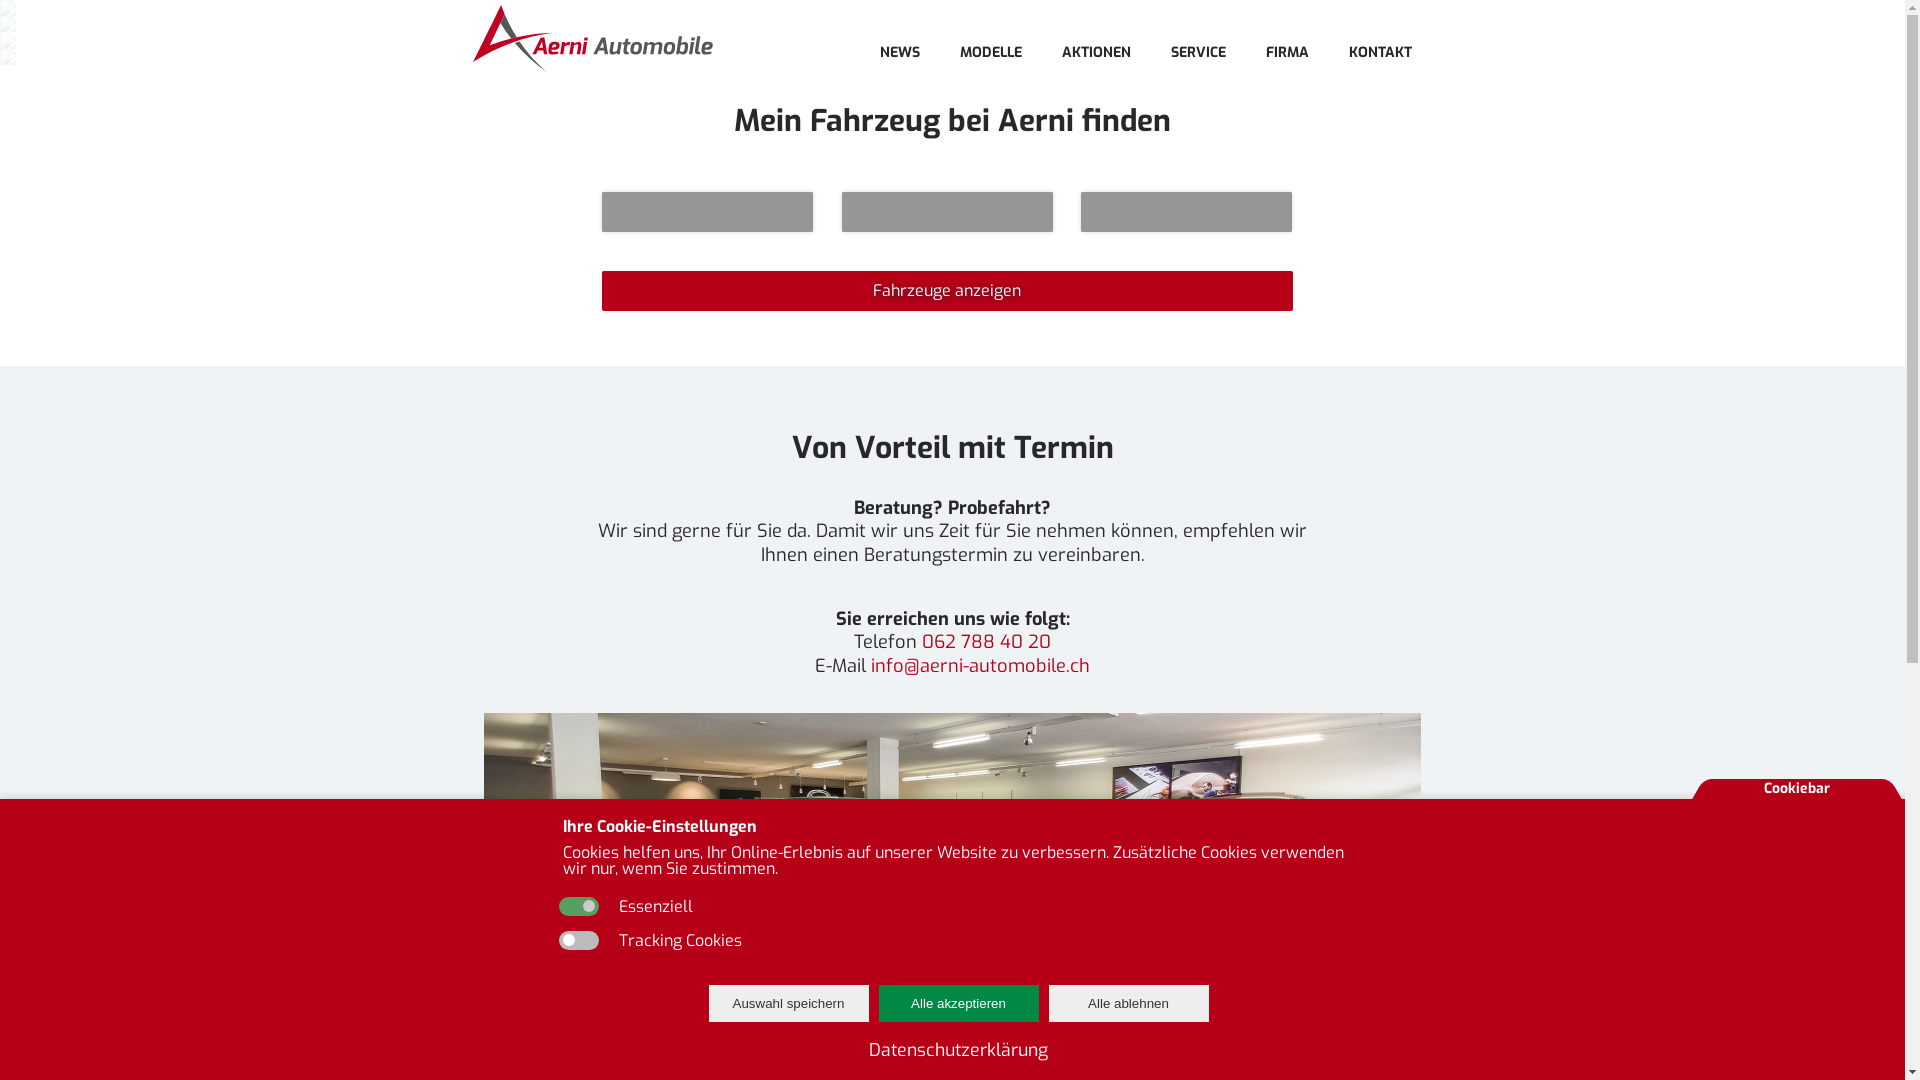 The width and height of the screenshot is (1920, 1080). I want to click on 'KONTAKT', so click(1379, 51).